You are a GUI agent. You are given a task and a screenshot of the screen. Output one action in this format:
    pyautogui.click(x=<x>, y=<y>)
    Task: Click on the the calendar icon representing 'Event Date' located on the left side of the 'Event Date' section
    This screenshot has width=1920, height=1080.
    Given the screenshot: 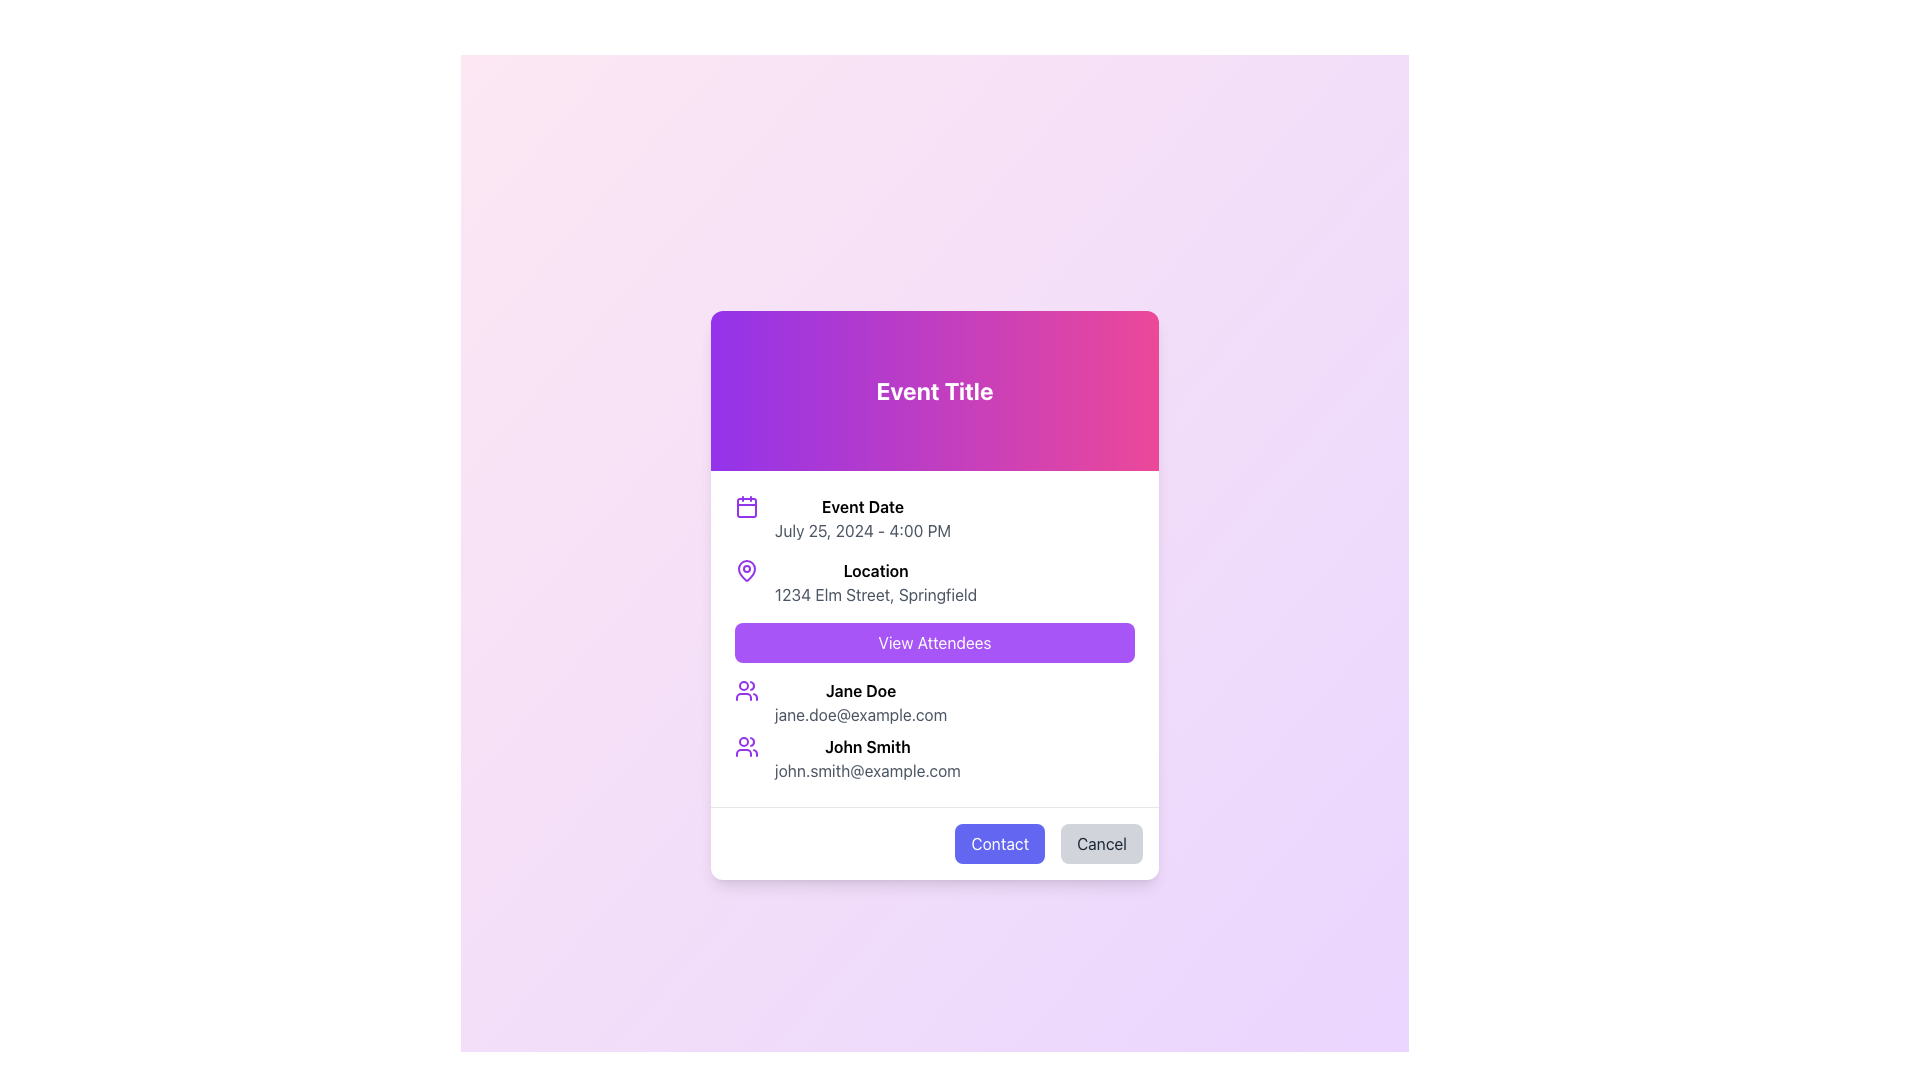 What is the action you would take?
    pyautogui.click(x=746, y=505)
    